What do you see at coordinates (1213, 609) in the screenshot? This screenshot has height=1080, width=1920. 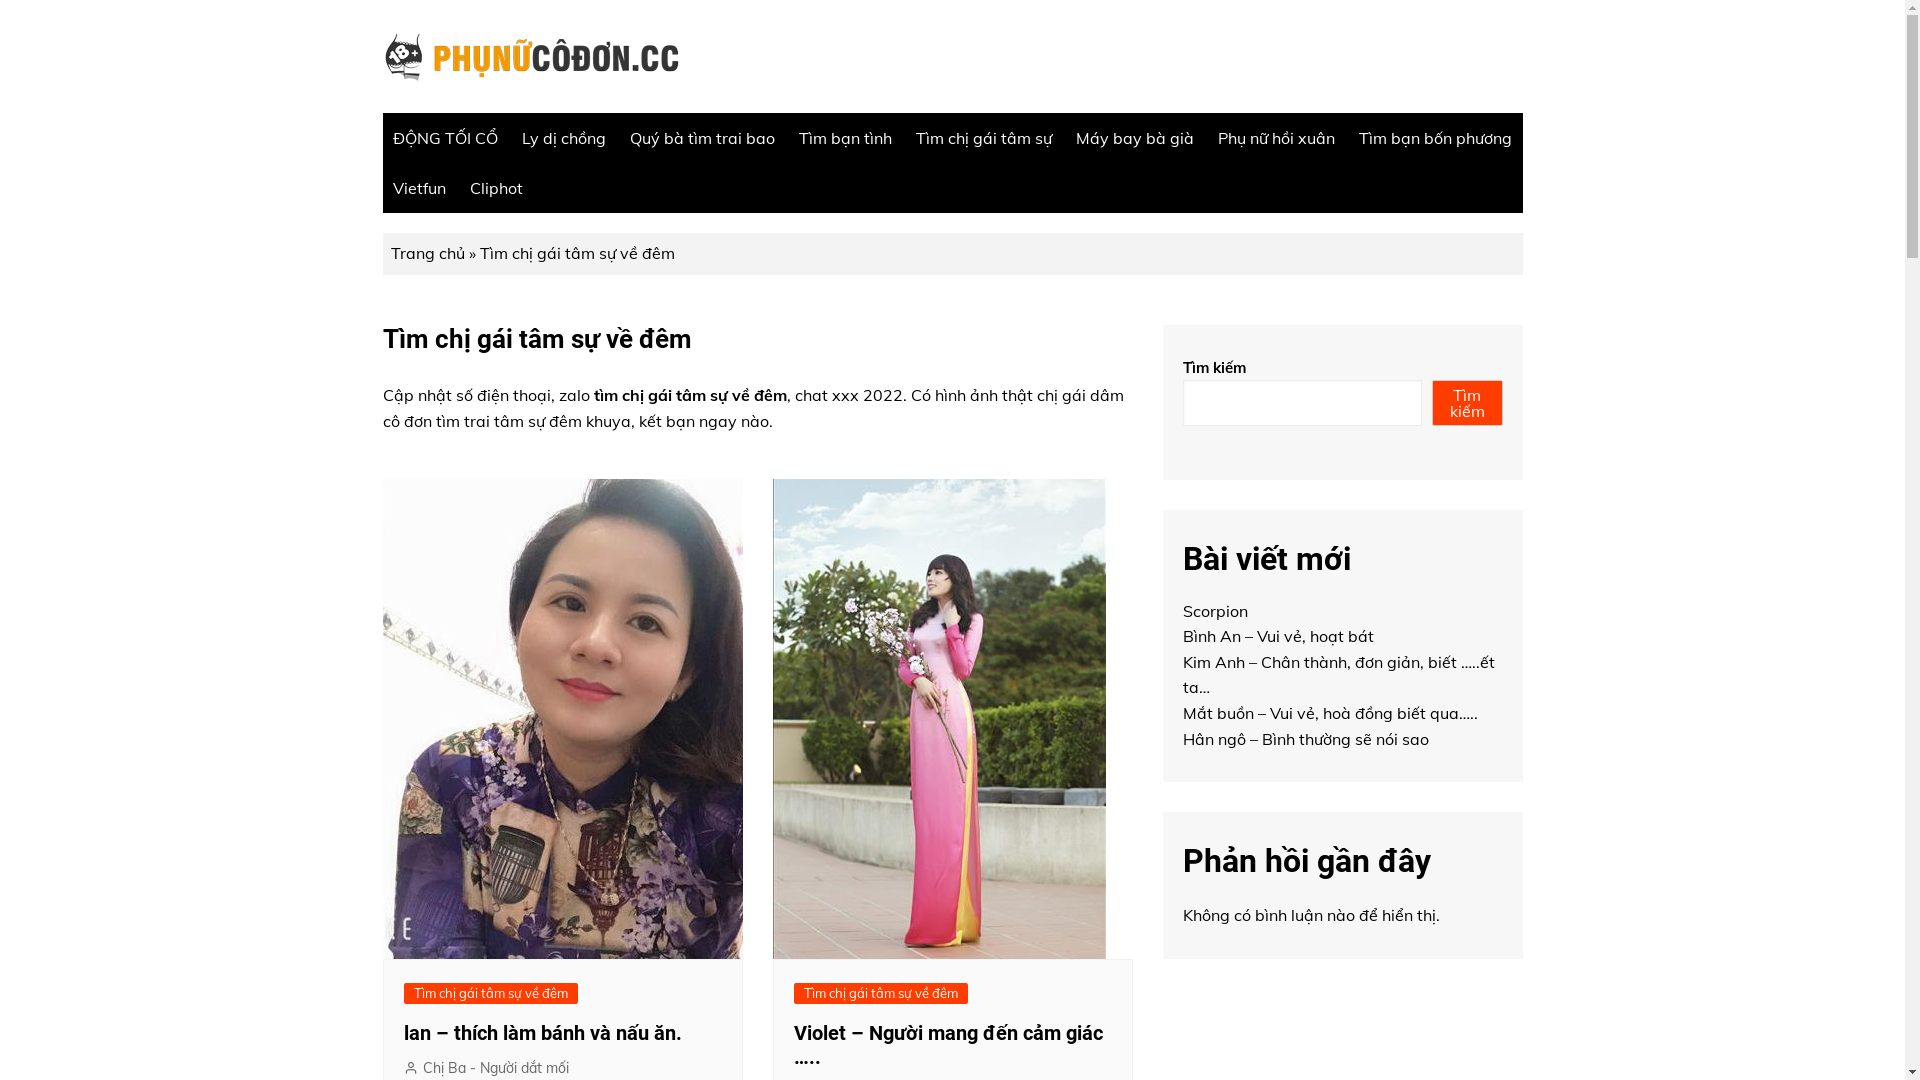 I see `'Scorpion'` at bounding box center [1213, 609].